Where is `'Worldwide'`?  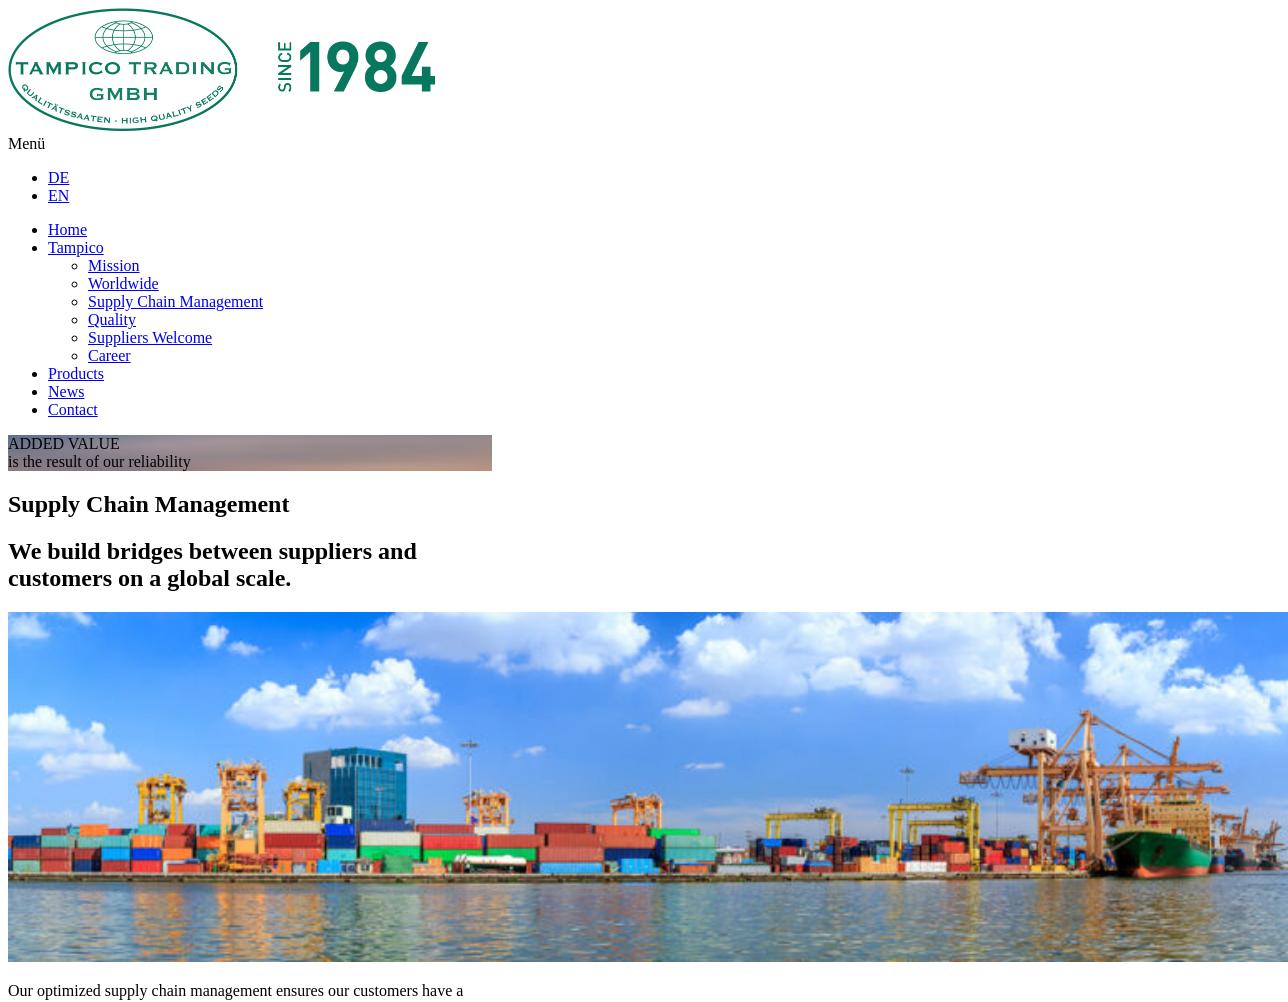
'Worldwide' is located at coordinates (123, 282).